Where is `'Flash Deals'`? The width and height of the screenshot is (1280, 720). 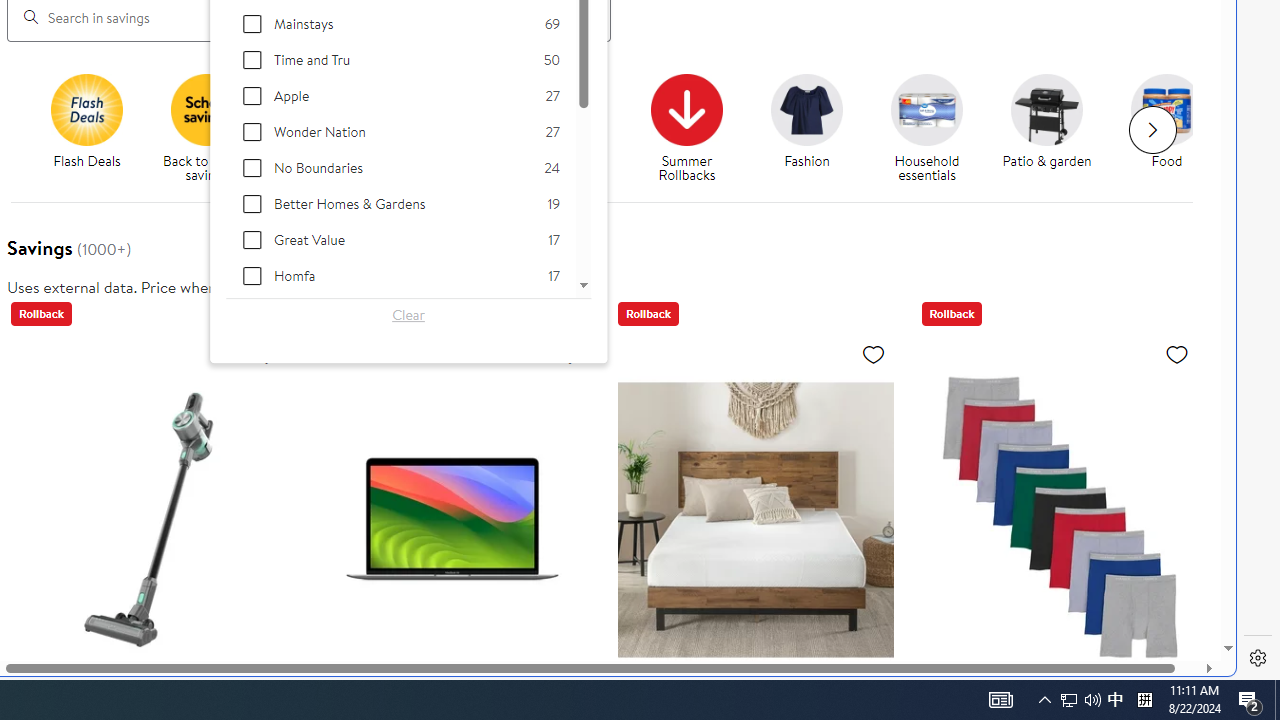
'Flash Deals' is located at coordinates (93, 129).